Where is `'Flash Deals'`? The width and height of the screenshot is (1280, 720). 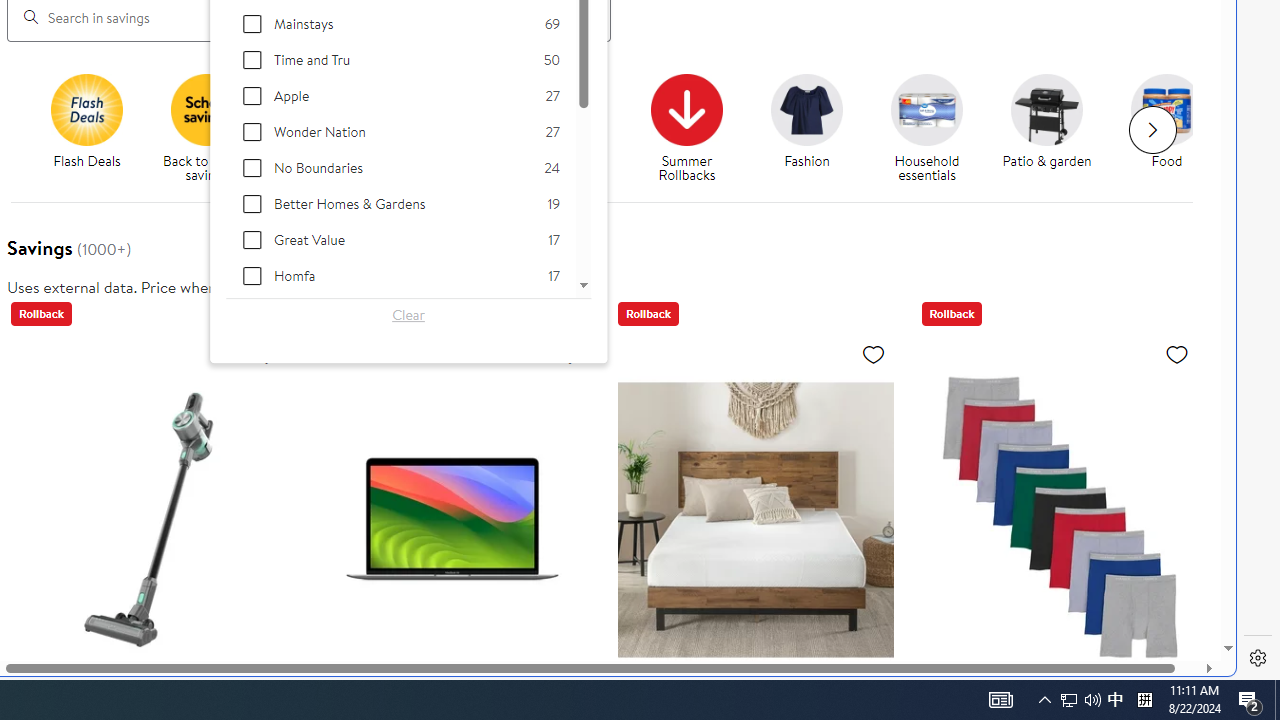
'Flash Deals' is located at coordinates (93, 129).